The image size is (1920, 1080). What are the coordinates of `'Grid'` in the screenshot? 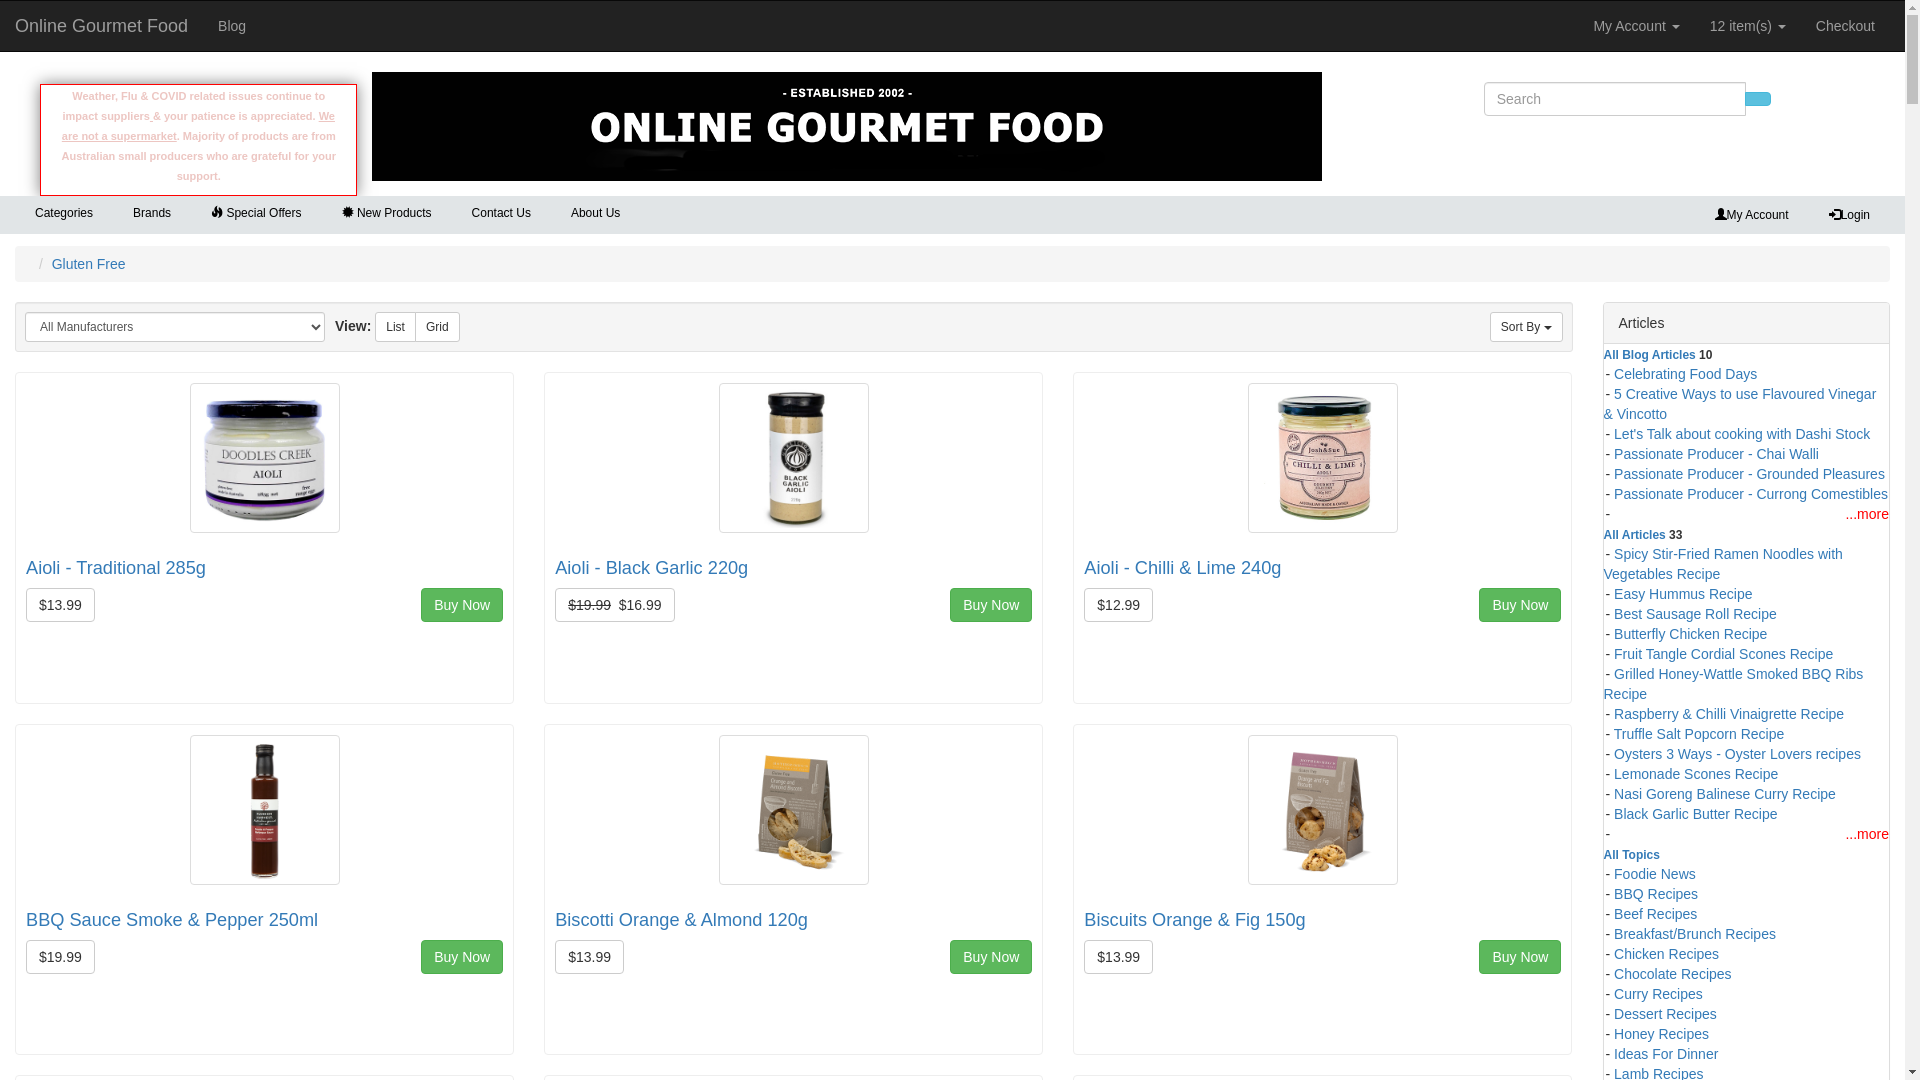 It's located at (436, 326).